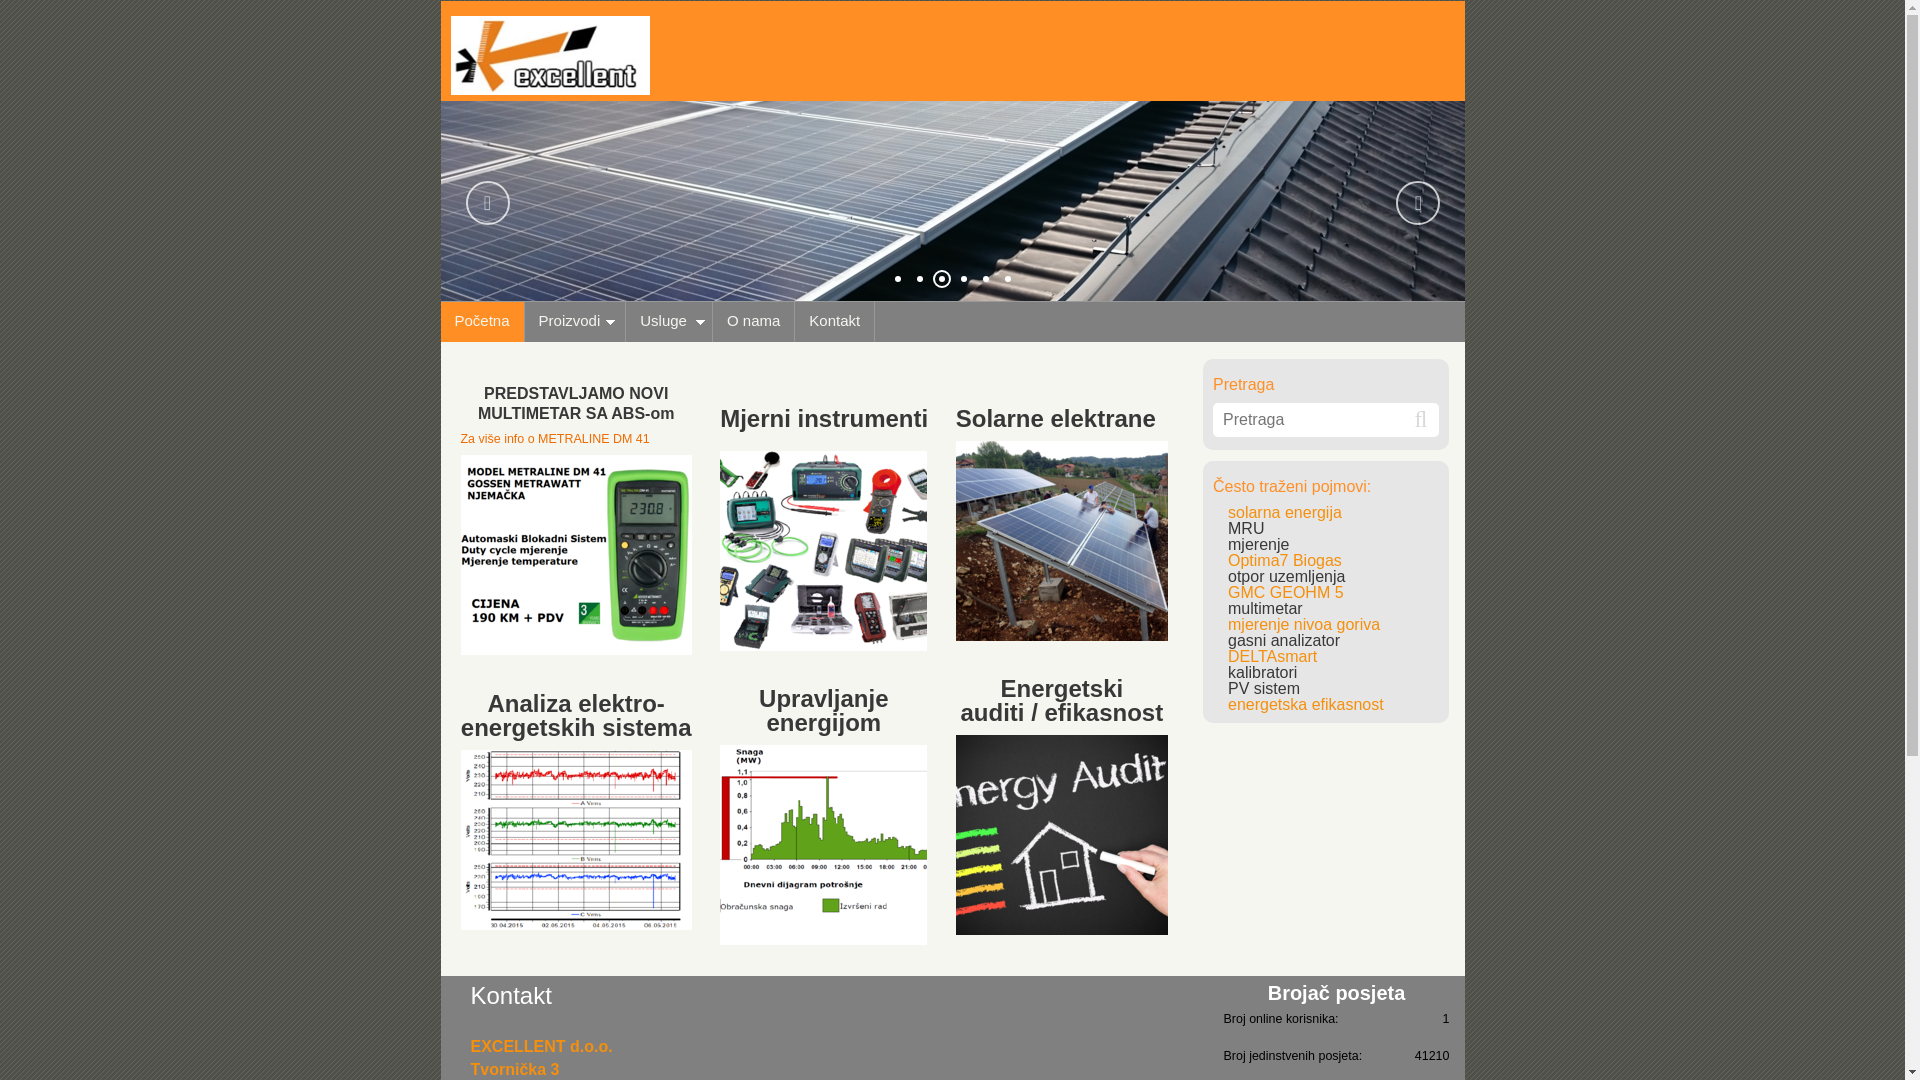 Image resolution: width=1920 pixels, height=1080 pixels. Describe the element at coordinates (1271, 656) in the screenshot. I see `'DELTAsmart'` at that location.